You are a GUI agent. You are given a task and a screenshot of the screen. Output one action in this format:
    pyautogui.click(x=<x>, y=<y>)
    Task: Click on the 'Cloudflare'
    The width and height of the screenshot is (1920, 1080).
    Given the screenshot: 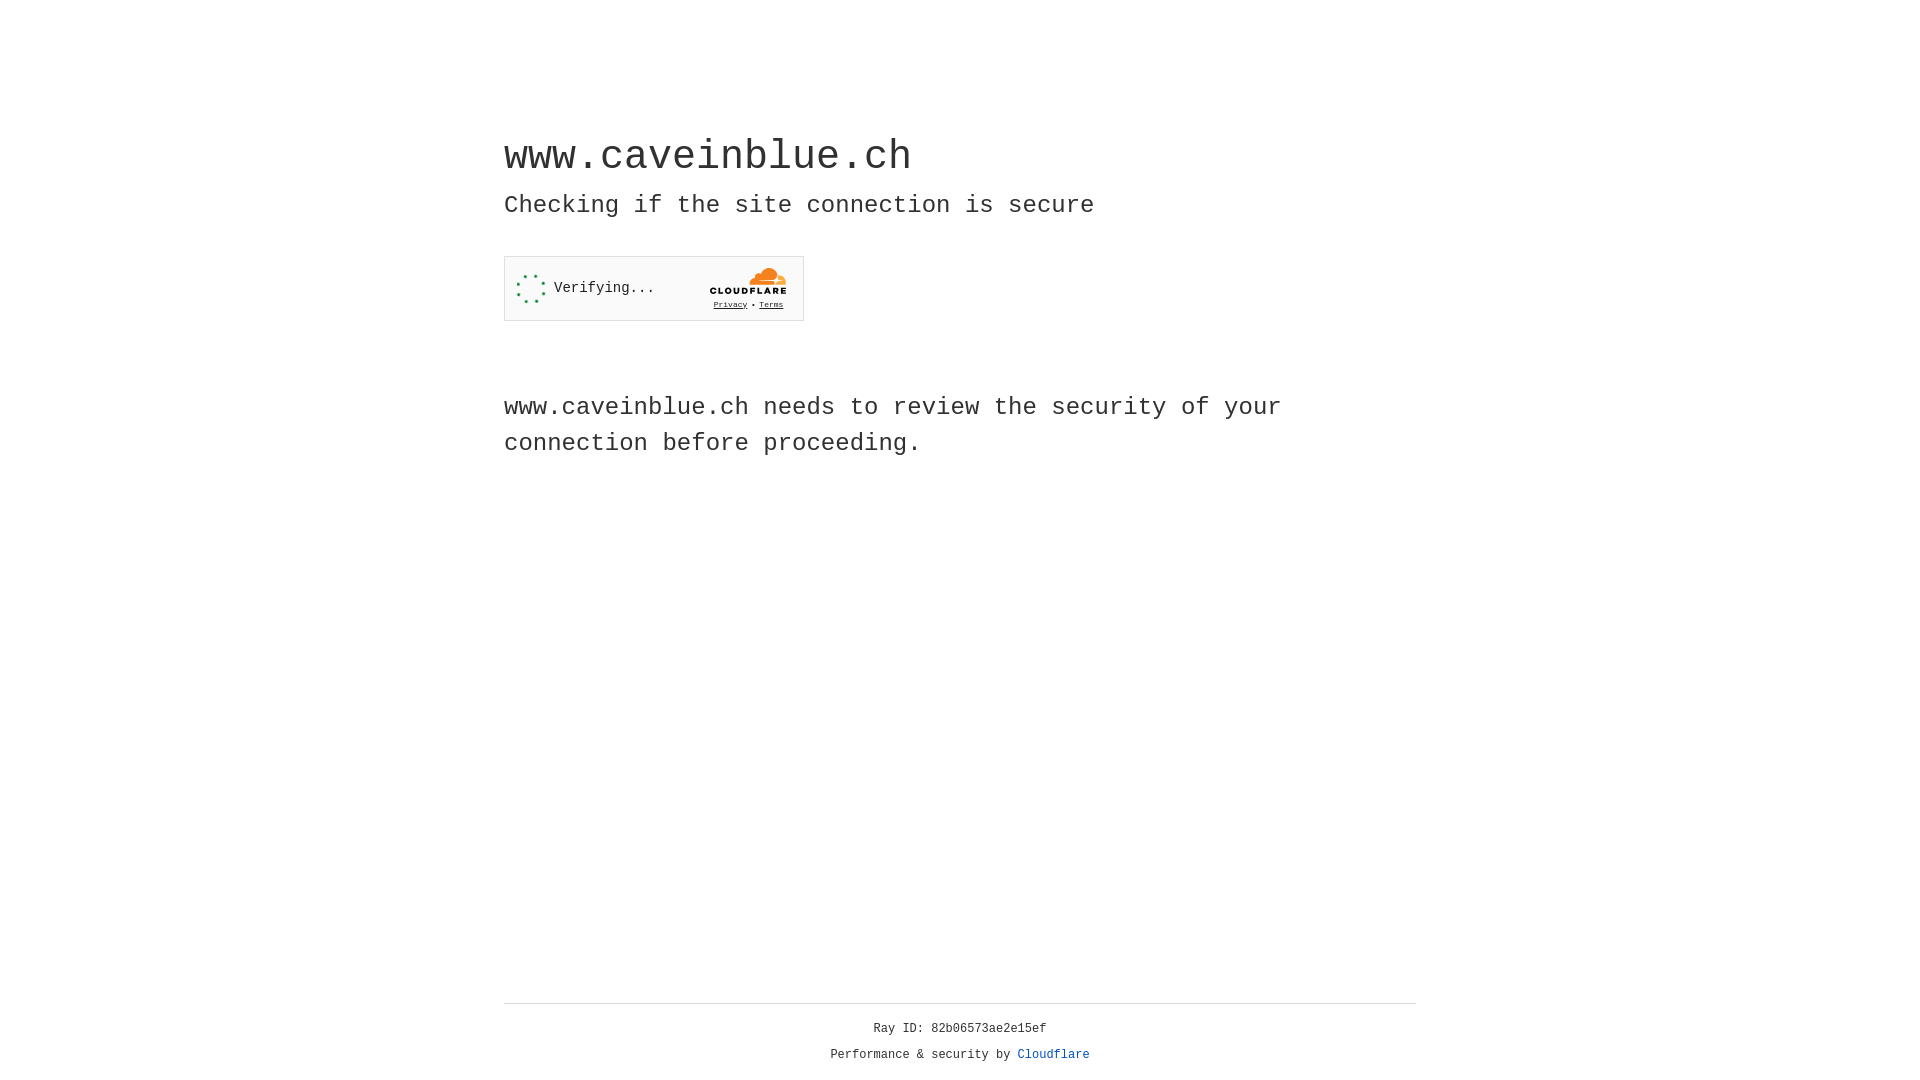 What is the action you would take?
    pyautogui.click(x=1053, y=1054)
    